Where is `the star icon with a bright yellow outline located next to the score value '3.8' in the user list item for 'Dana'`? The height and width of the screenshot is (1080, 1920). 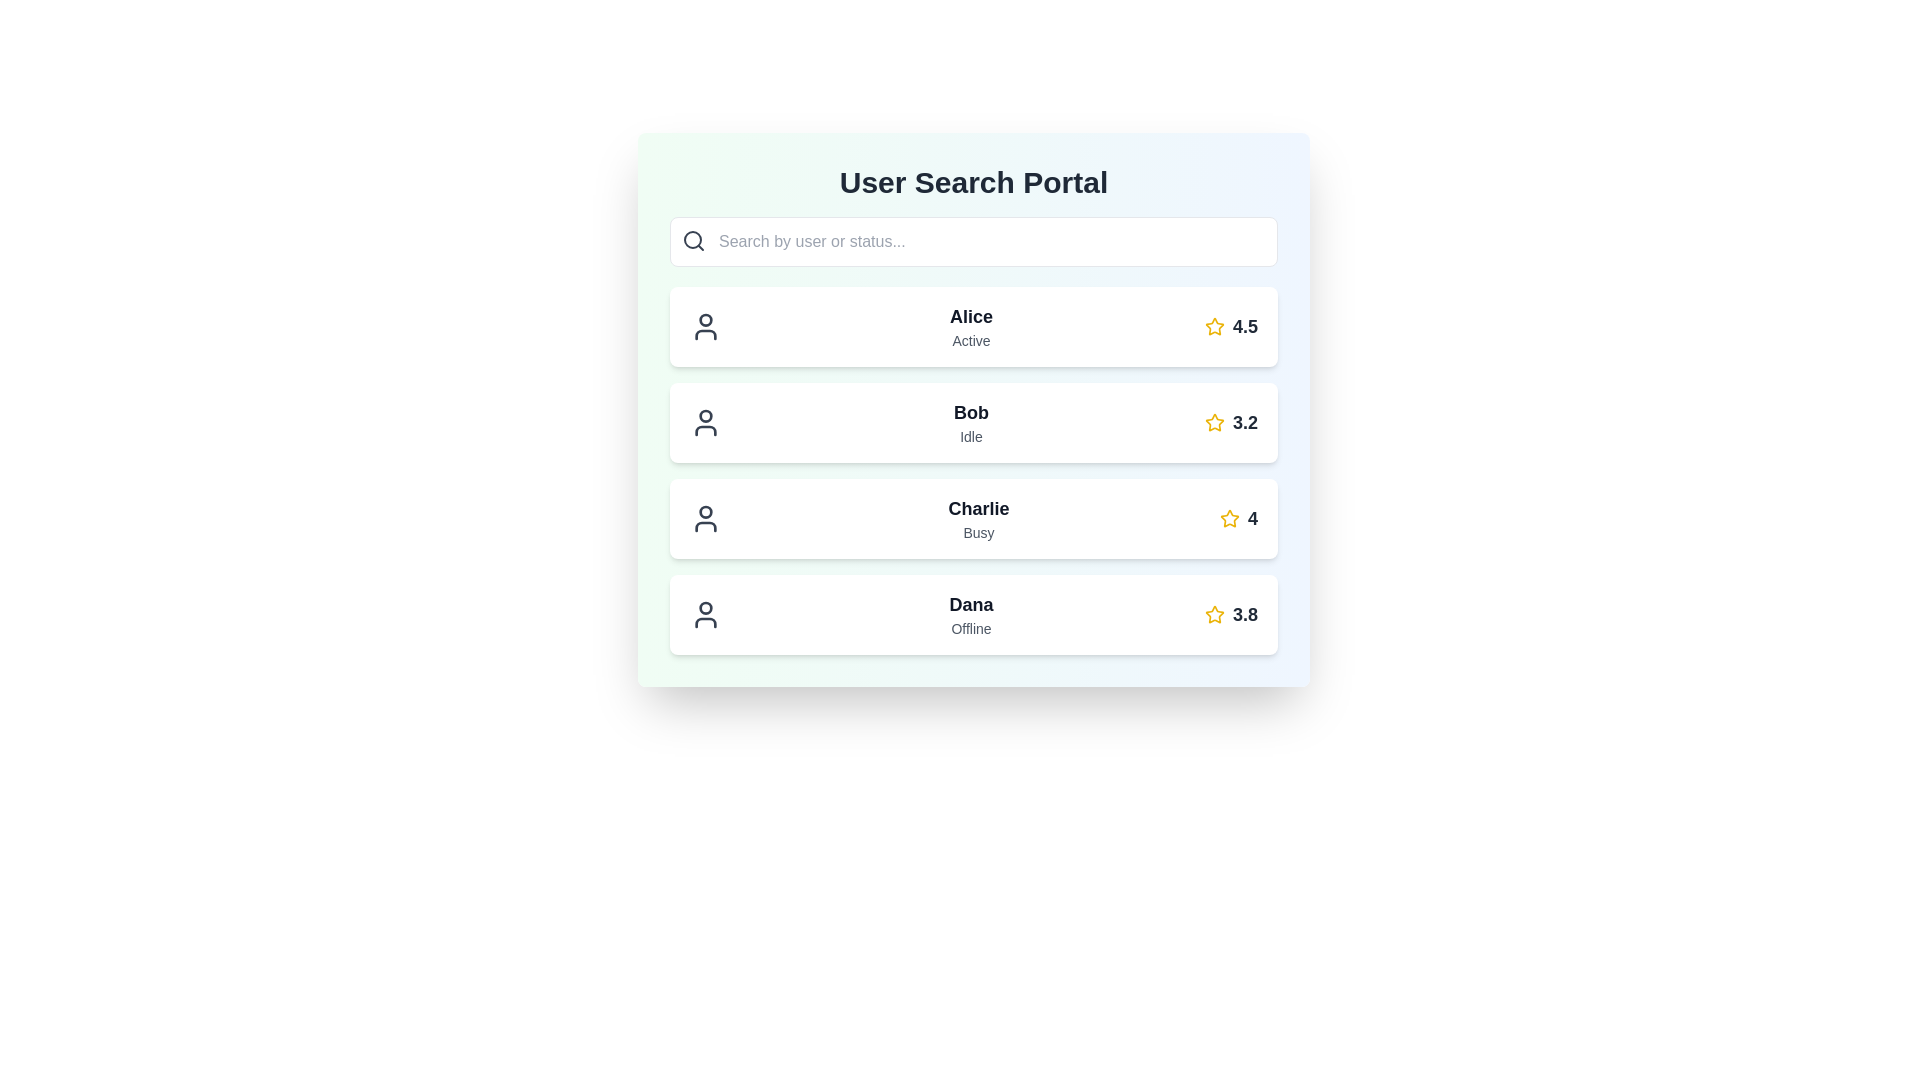
the star icon with a bright yellow outline located next to the score value '3.8' in the user list item for 'Dana' is located at coordinates (1213, 613).